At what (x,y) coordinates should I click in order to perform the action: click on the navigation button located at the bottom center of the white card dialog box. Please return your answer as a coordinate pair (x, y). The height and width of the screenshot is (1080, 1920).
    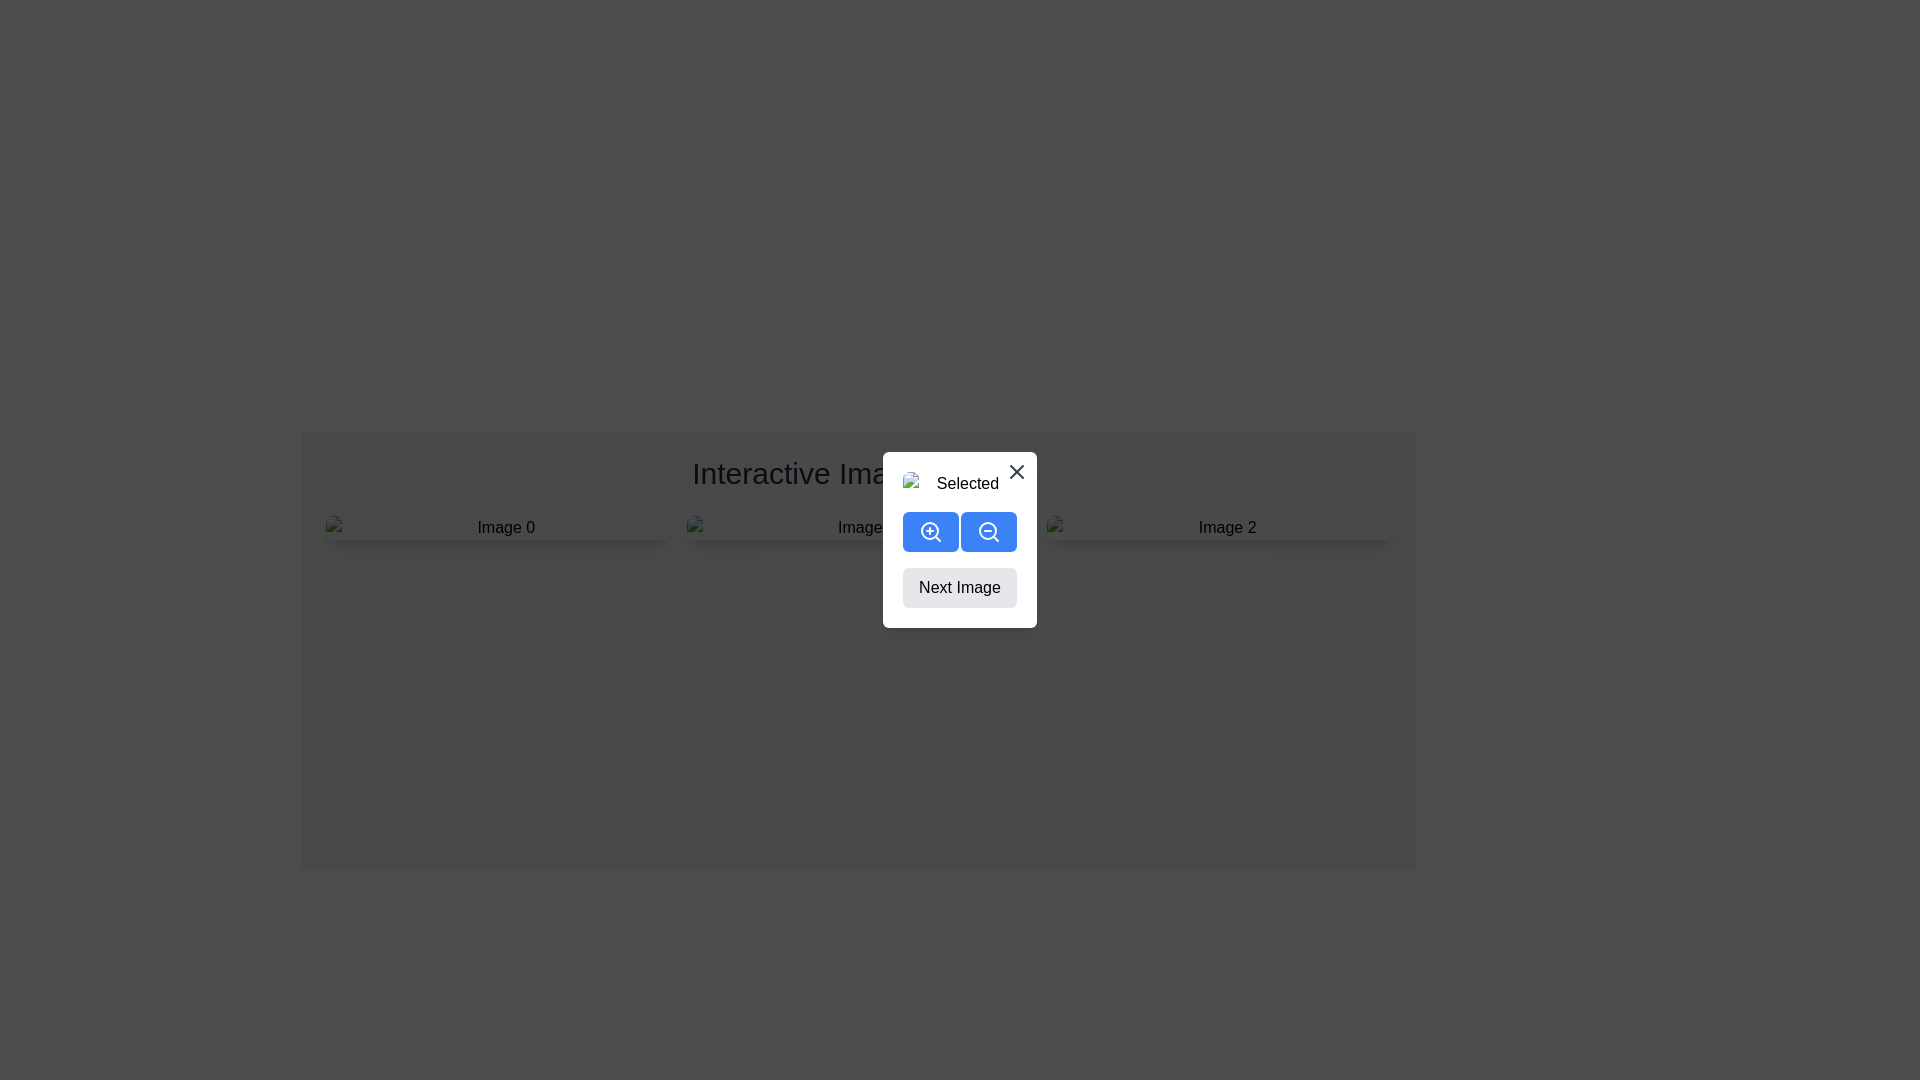
    Looking at the image, I should click on (960, 586).